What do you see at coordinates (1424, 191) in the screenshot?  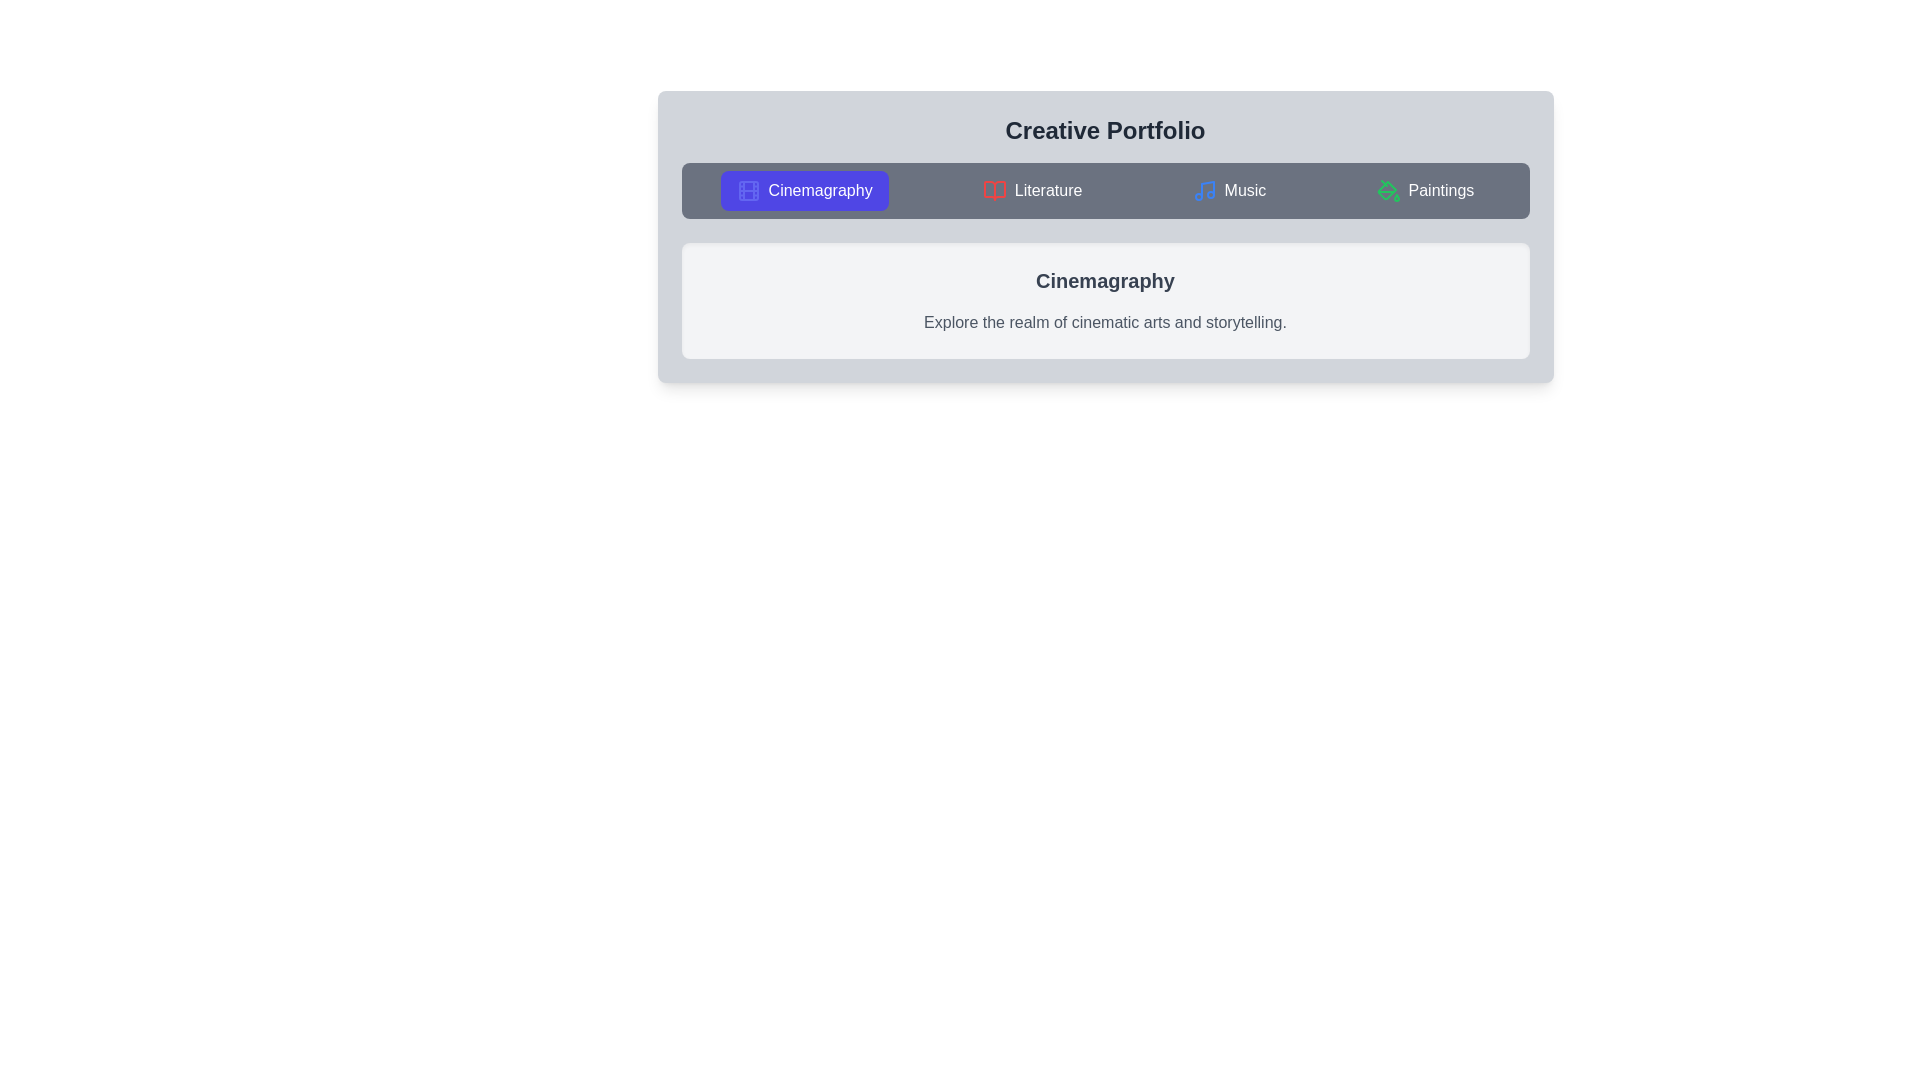 I see `the tab labeled Paintings to activate it` at bounding box center [1424, 191].